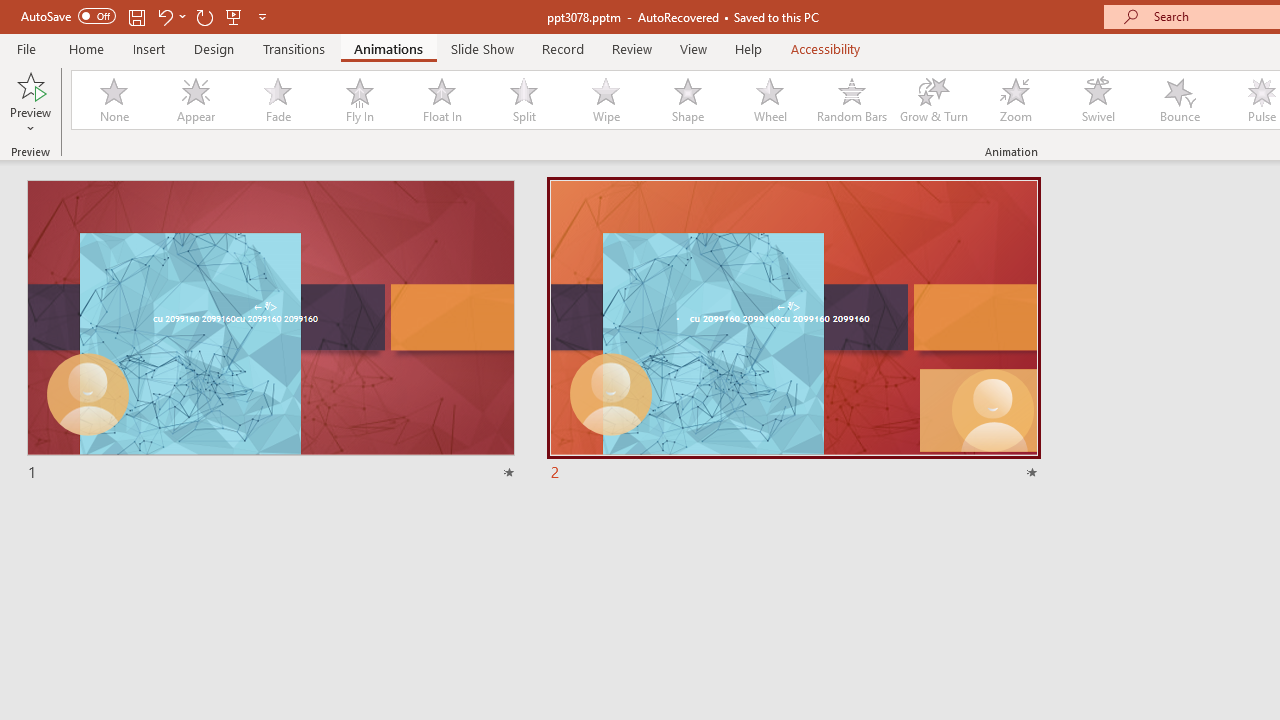  Describe the element at coordinates (359, 100) in the screenshot. I see `'Fly In'` at that location.